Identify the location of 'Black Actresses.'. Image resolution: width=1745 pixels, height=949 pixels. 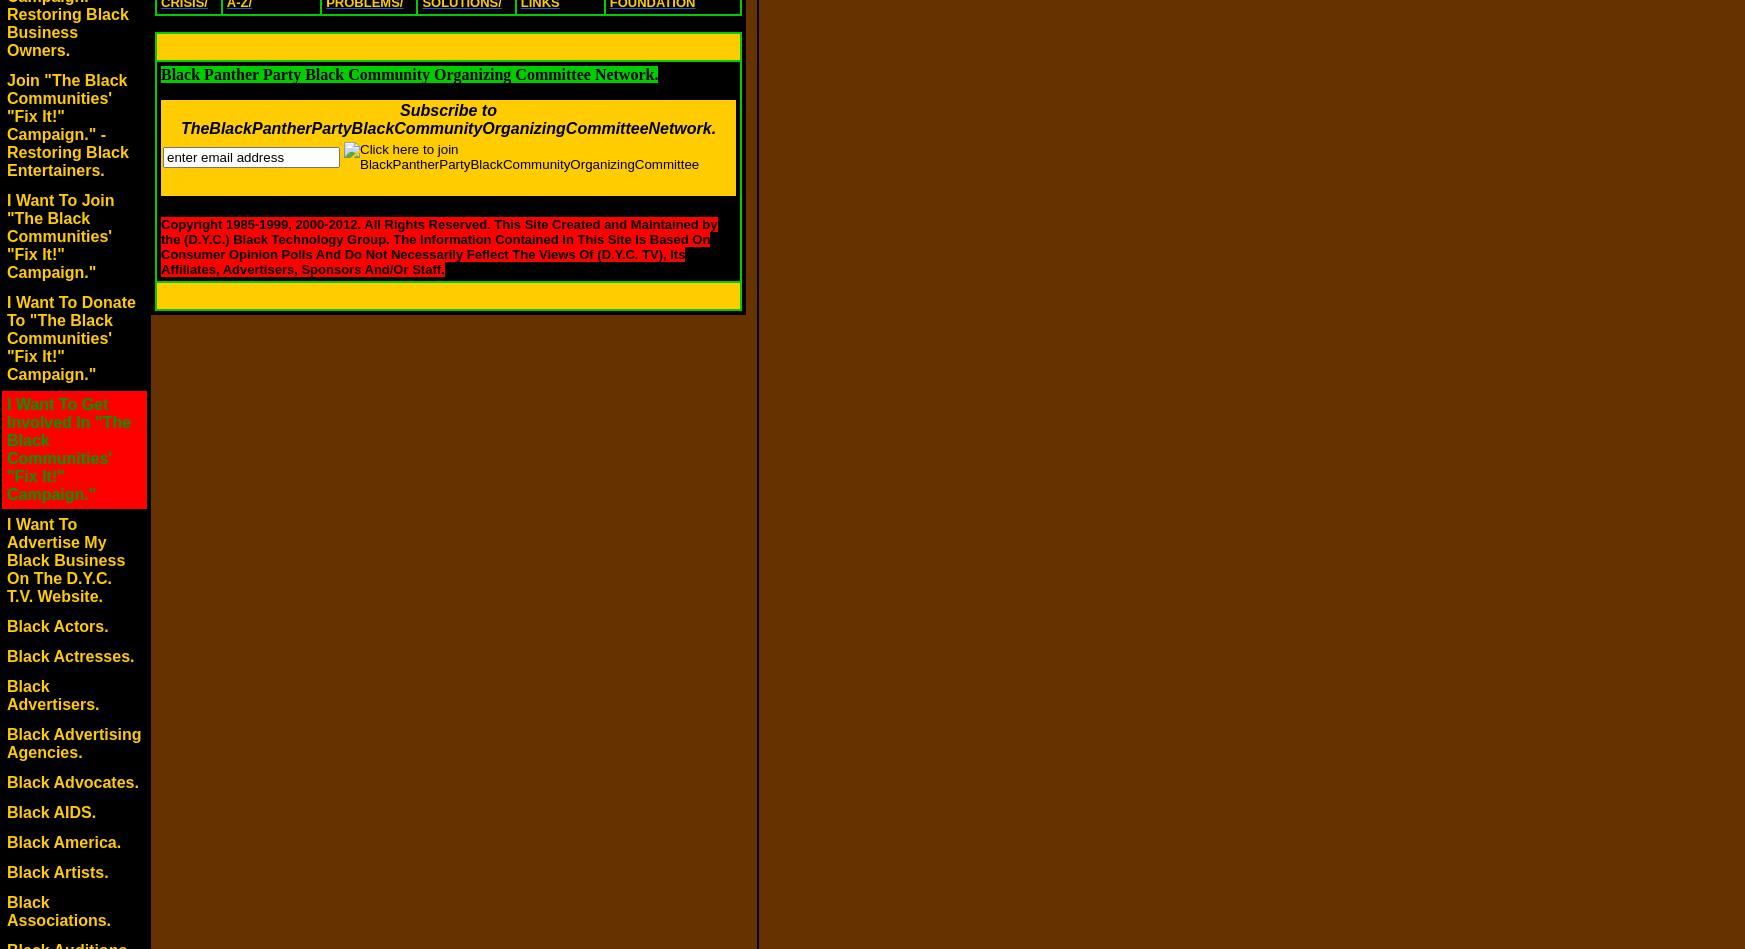
(69, 656).